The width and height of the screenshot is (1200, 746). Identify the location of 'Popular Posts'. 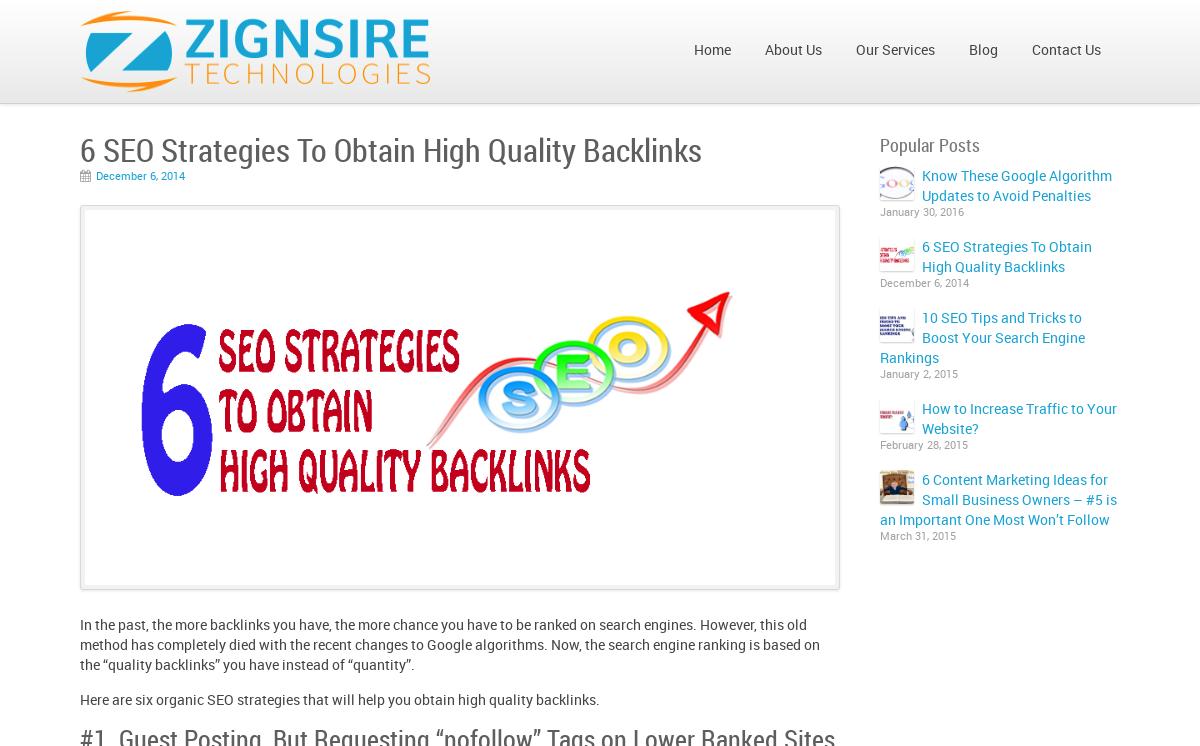
(878, 144).